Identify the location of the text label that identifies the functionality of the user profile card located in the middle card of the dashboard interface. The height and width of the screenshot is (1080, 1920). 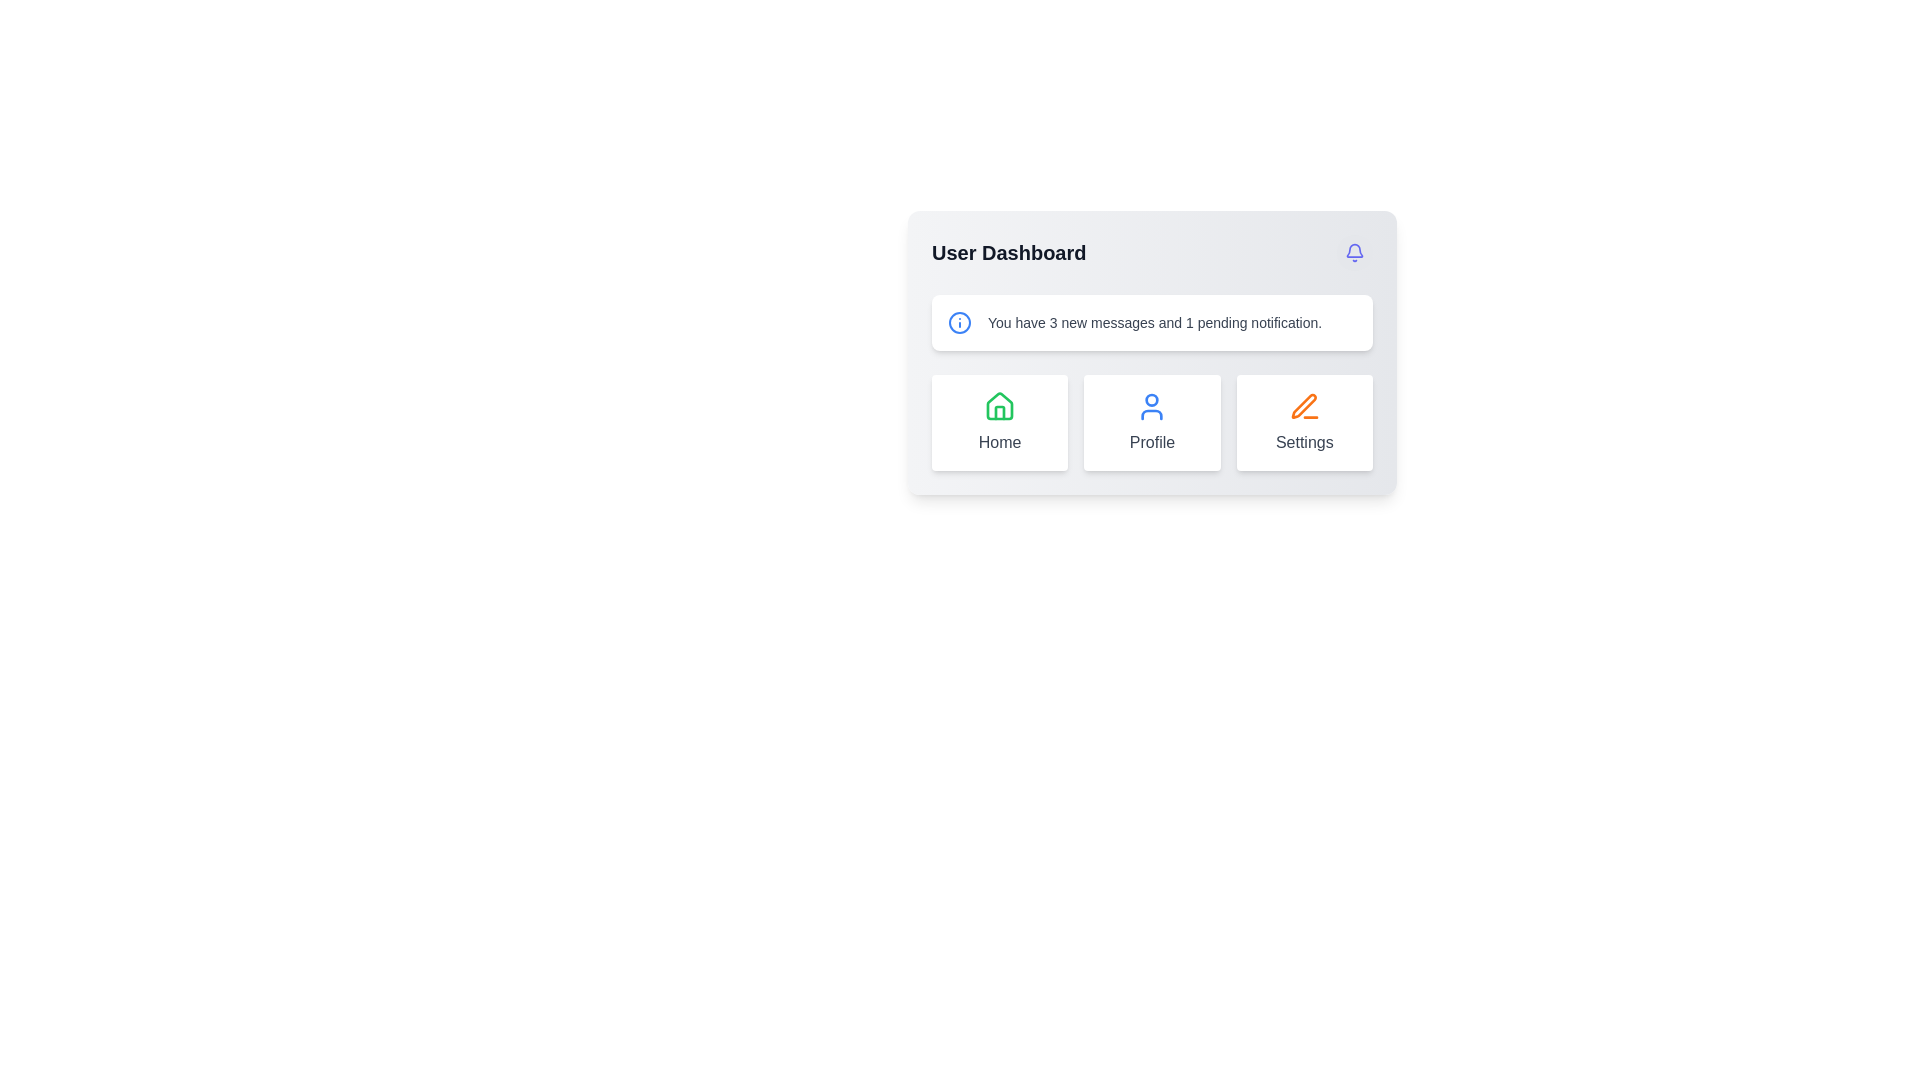
(1152, 442).